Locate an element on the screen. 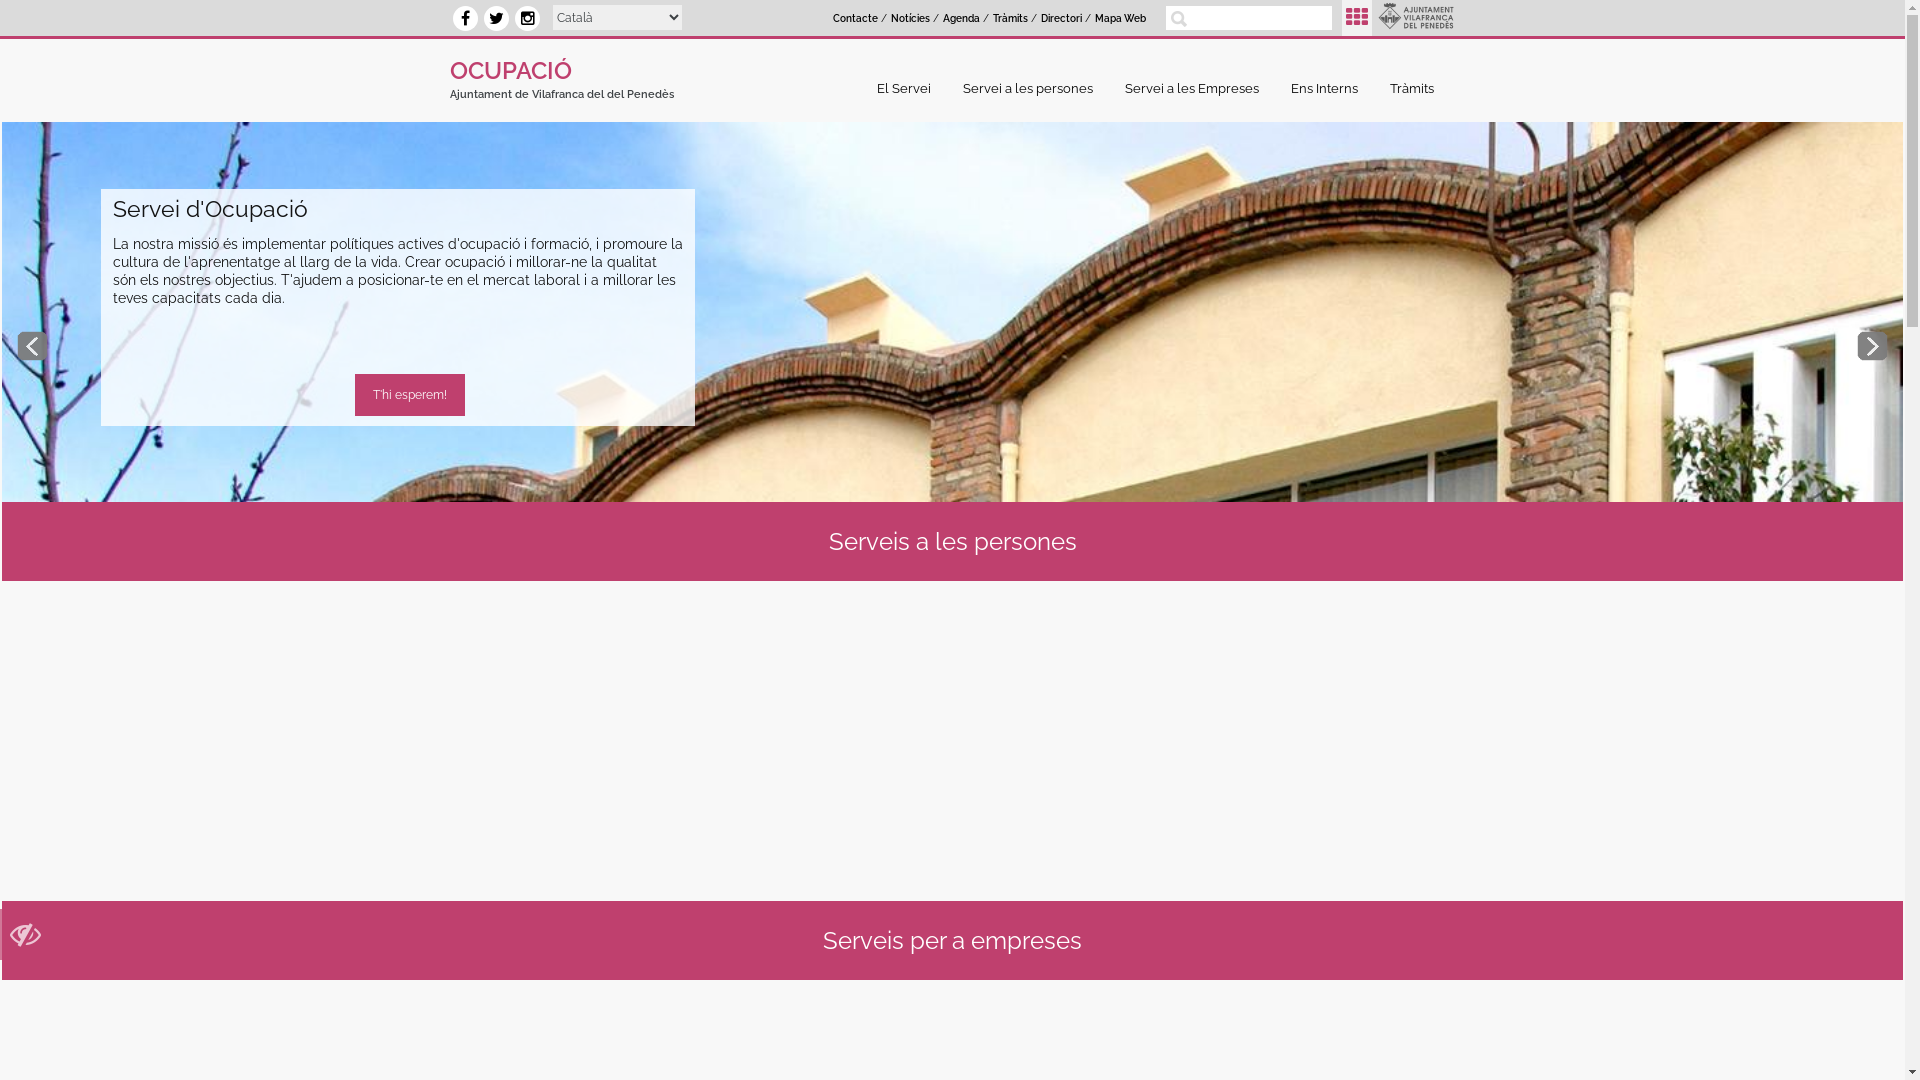  'Servei a les Empreses' is located at coordinates (1196, 87).